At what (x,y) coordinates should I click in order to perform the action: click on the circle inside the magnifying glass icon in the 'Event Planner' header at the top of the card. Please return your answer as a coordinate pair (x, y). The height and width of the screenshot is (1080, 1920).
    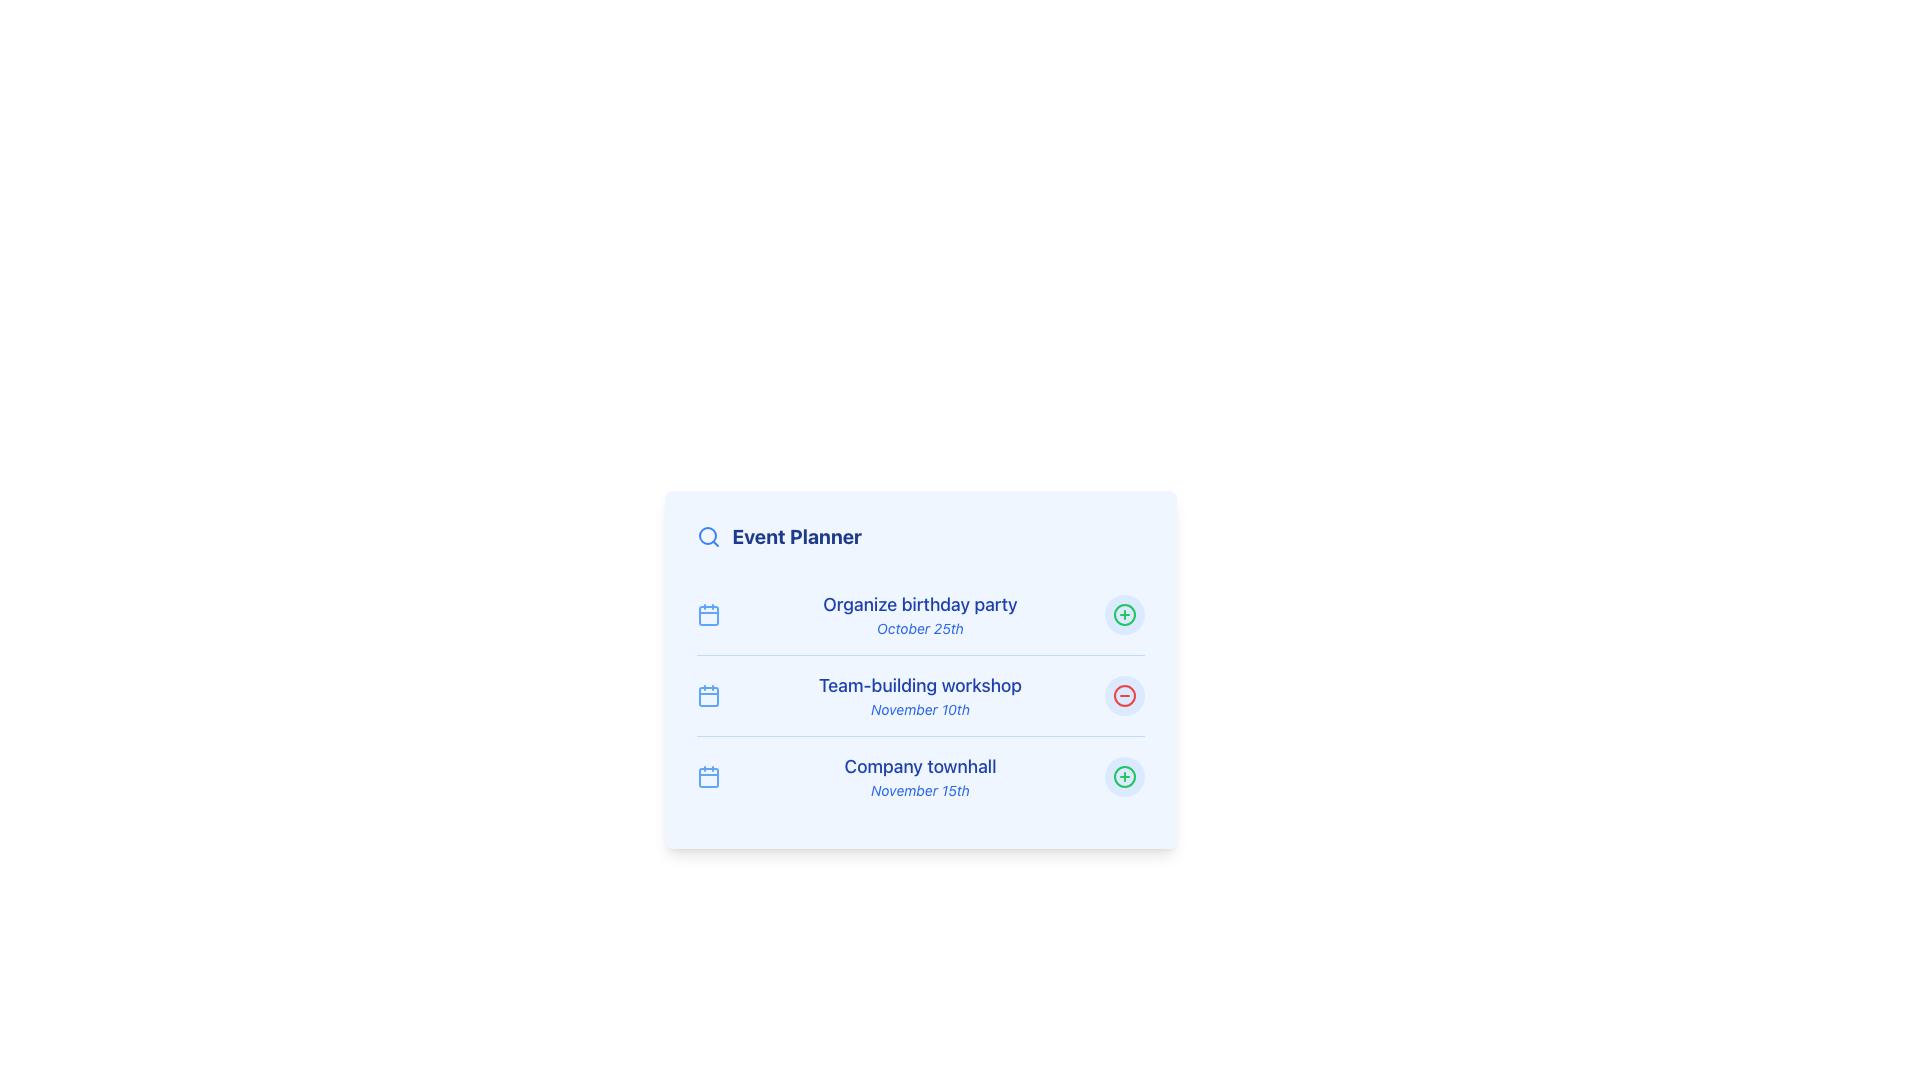
    Looking at the image, I should click on (707, 535).